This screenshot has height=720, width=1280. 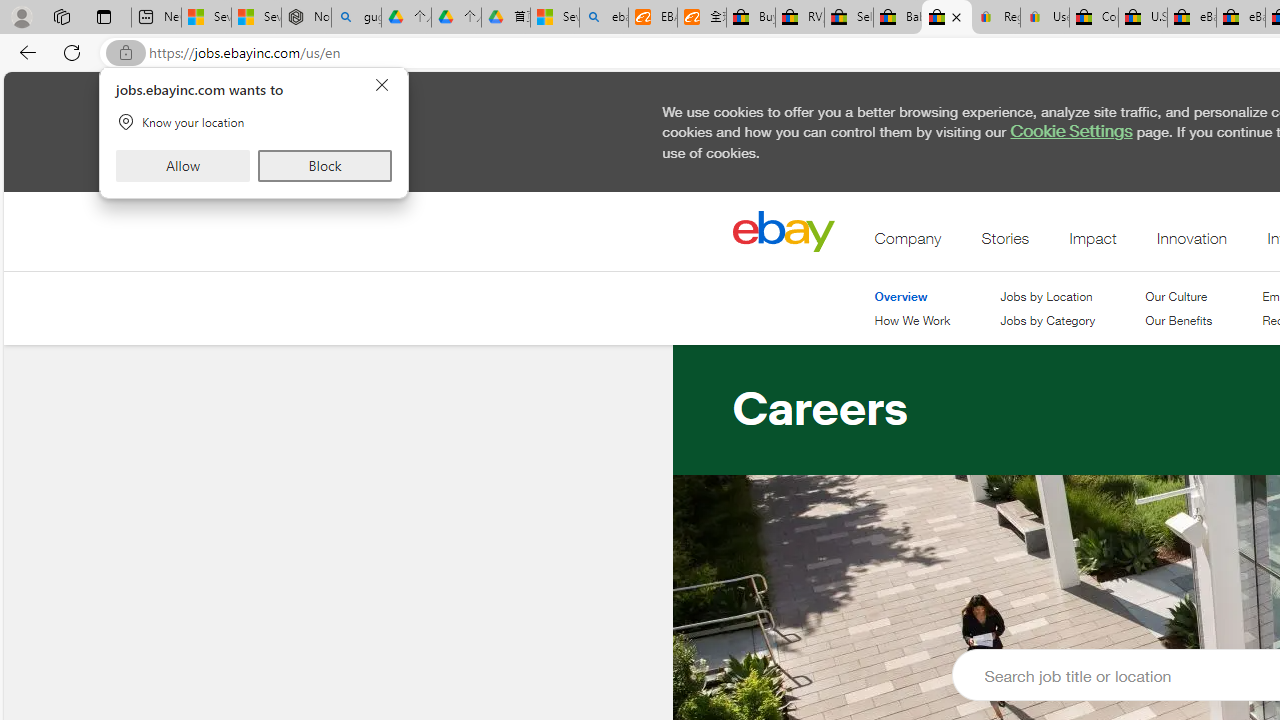 I want to click on 'Home', so click(x=782, y=230).